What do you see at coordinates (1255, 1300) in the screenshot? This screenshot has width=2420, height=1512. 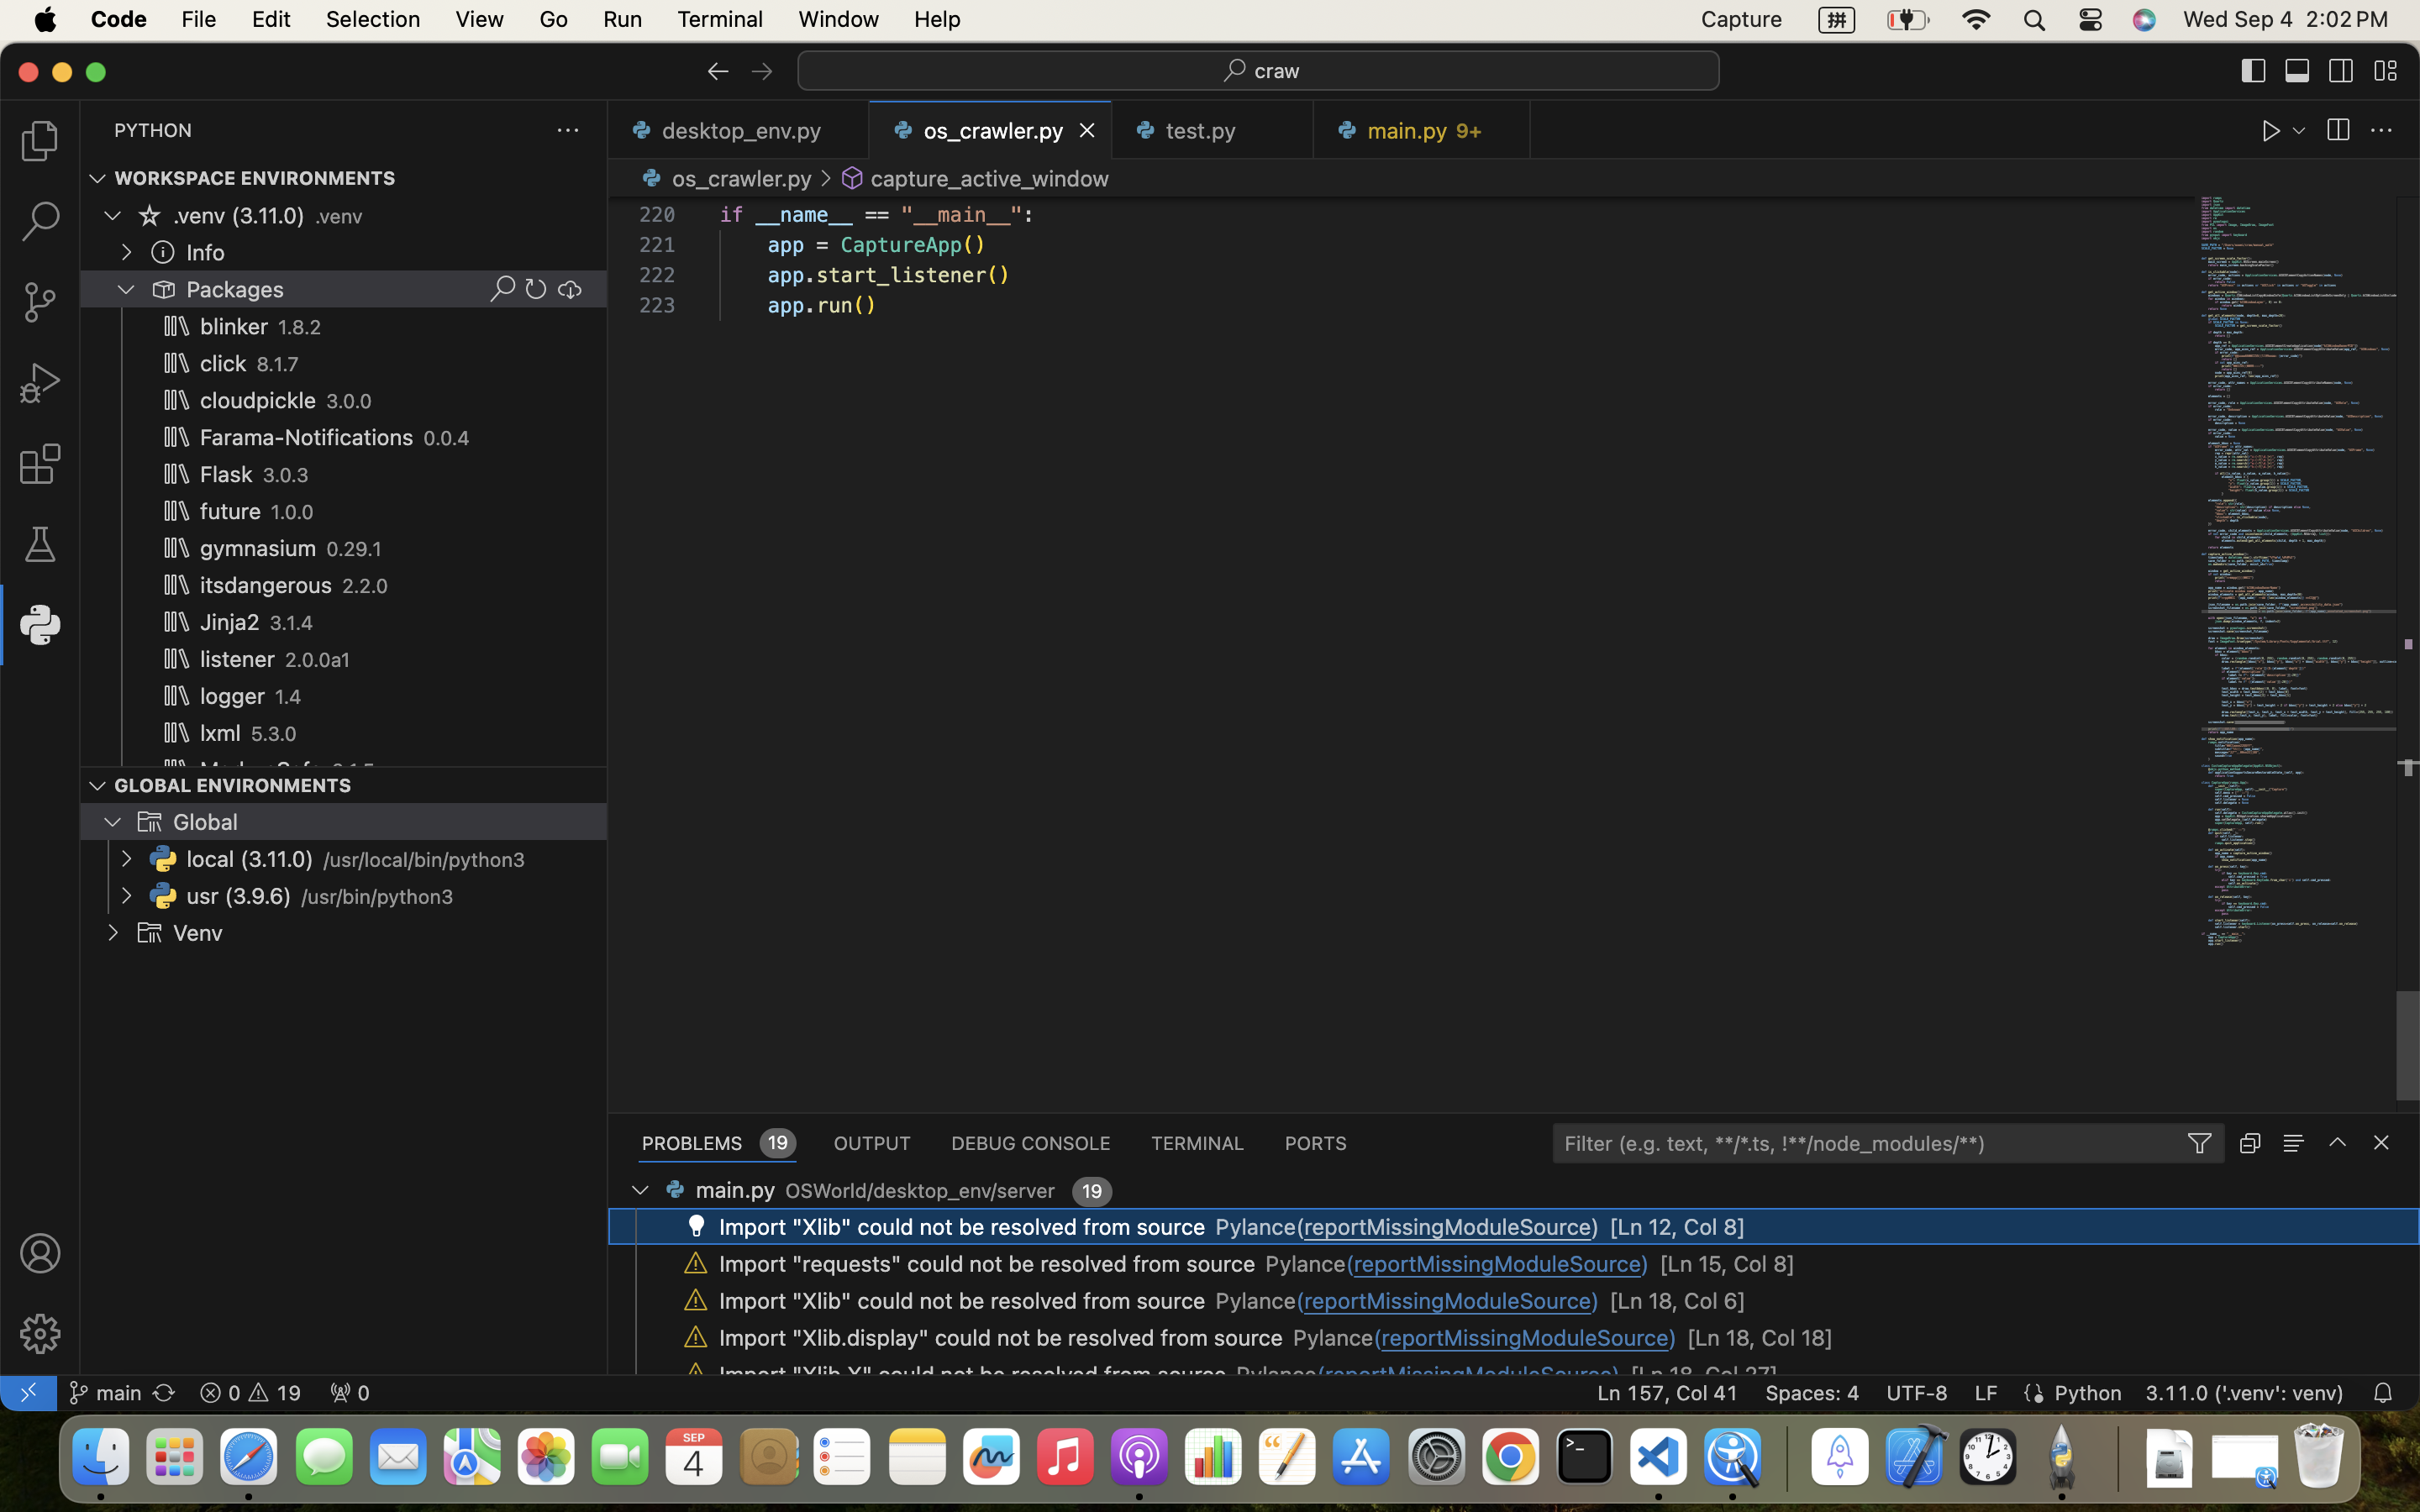 I see `'Pylance'` at bounding box center [1255, 1300].